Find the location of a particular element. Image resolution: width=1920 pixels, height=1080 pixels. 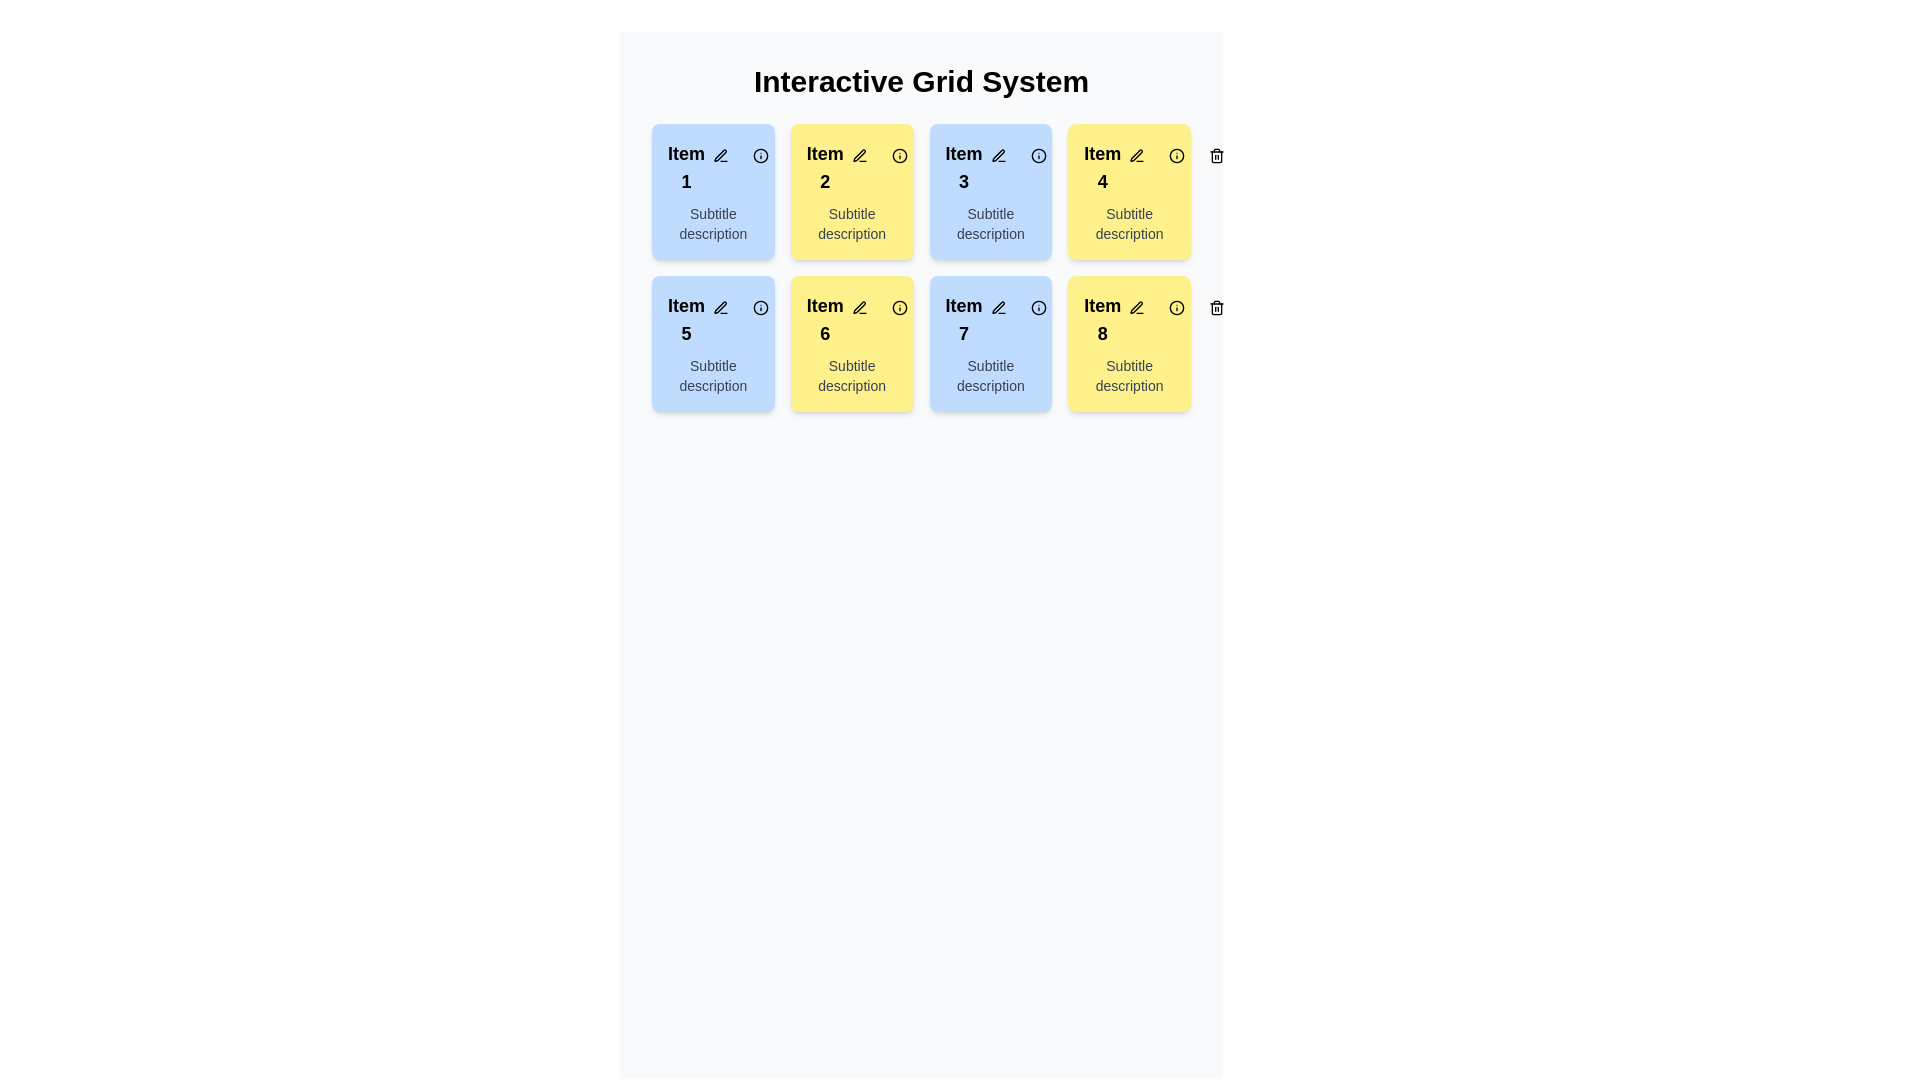

the static text label located at the bottom of the sixth card labeled 'Item 6' in the middle right of the grid is located at coordinates (852, 375).